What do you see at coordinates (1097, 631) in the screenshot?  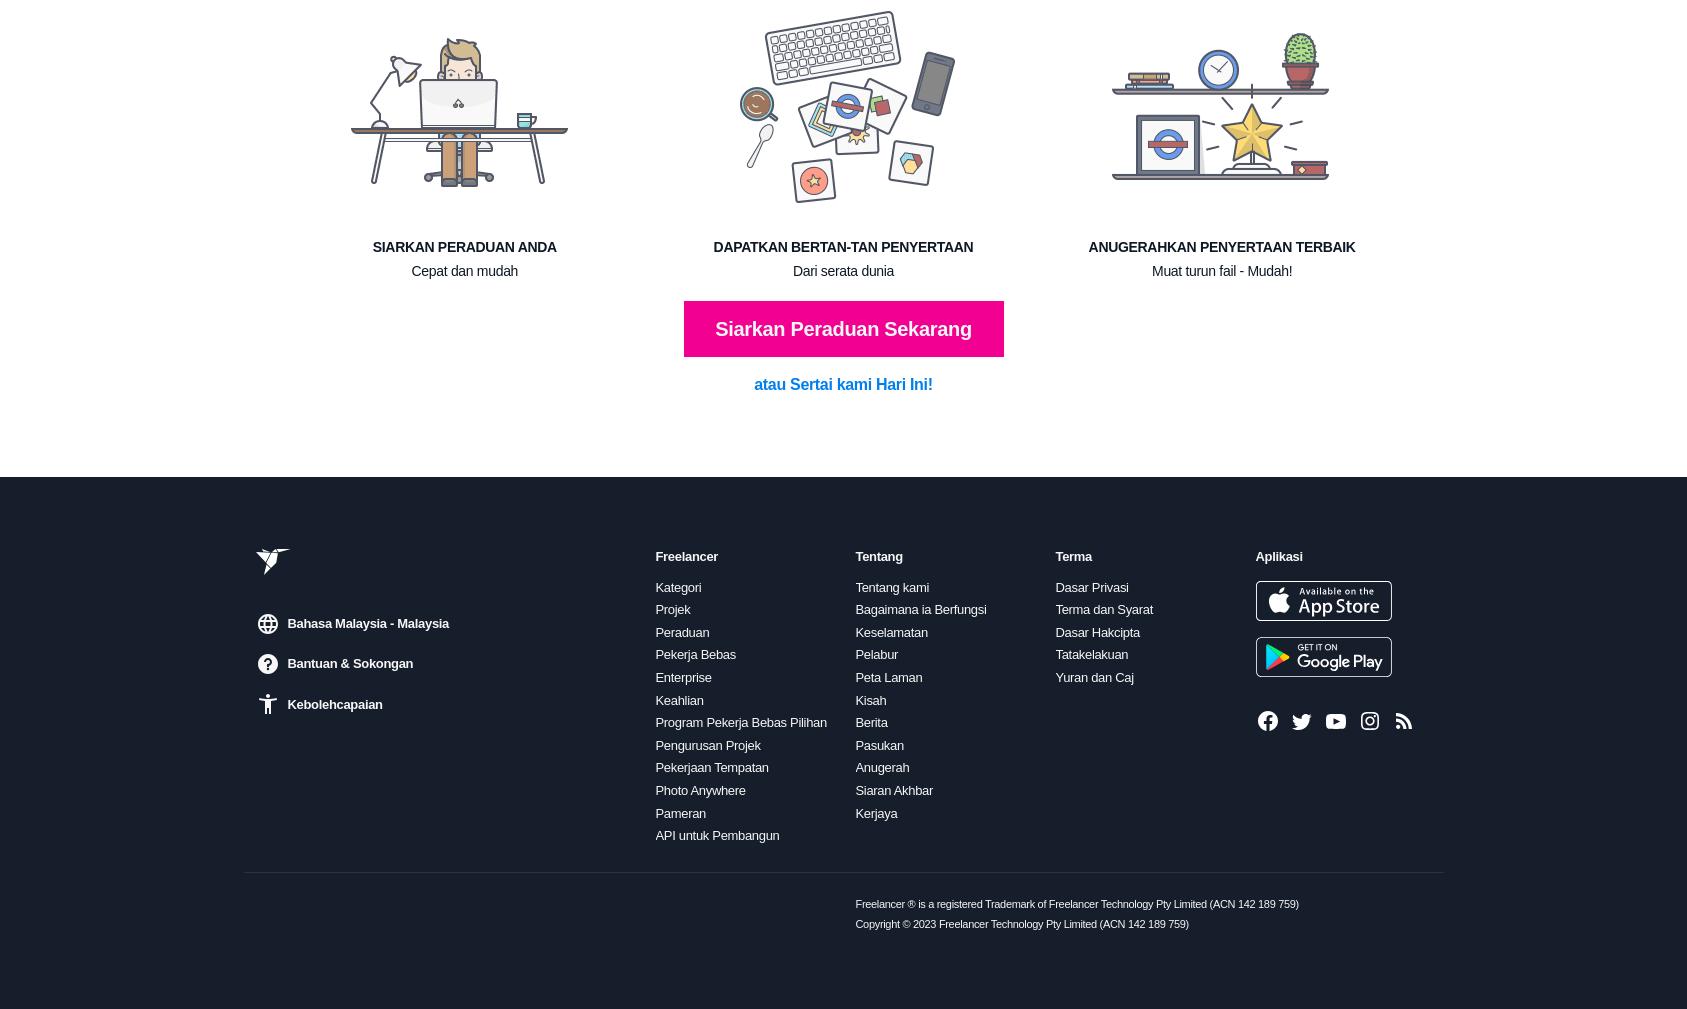 I see `'Dasar Hakcipta'` at bounding box center [1097, 631].